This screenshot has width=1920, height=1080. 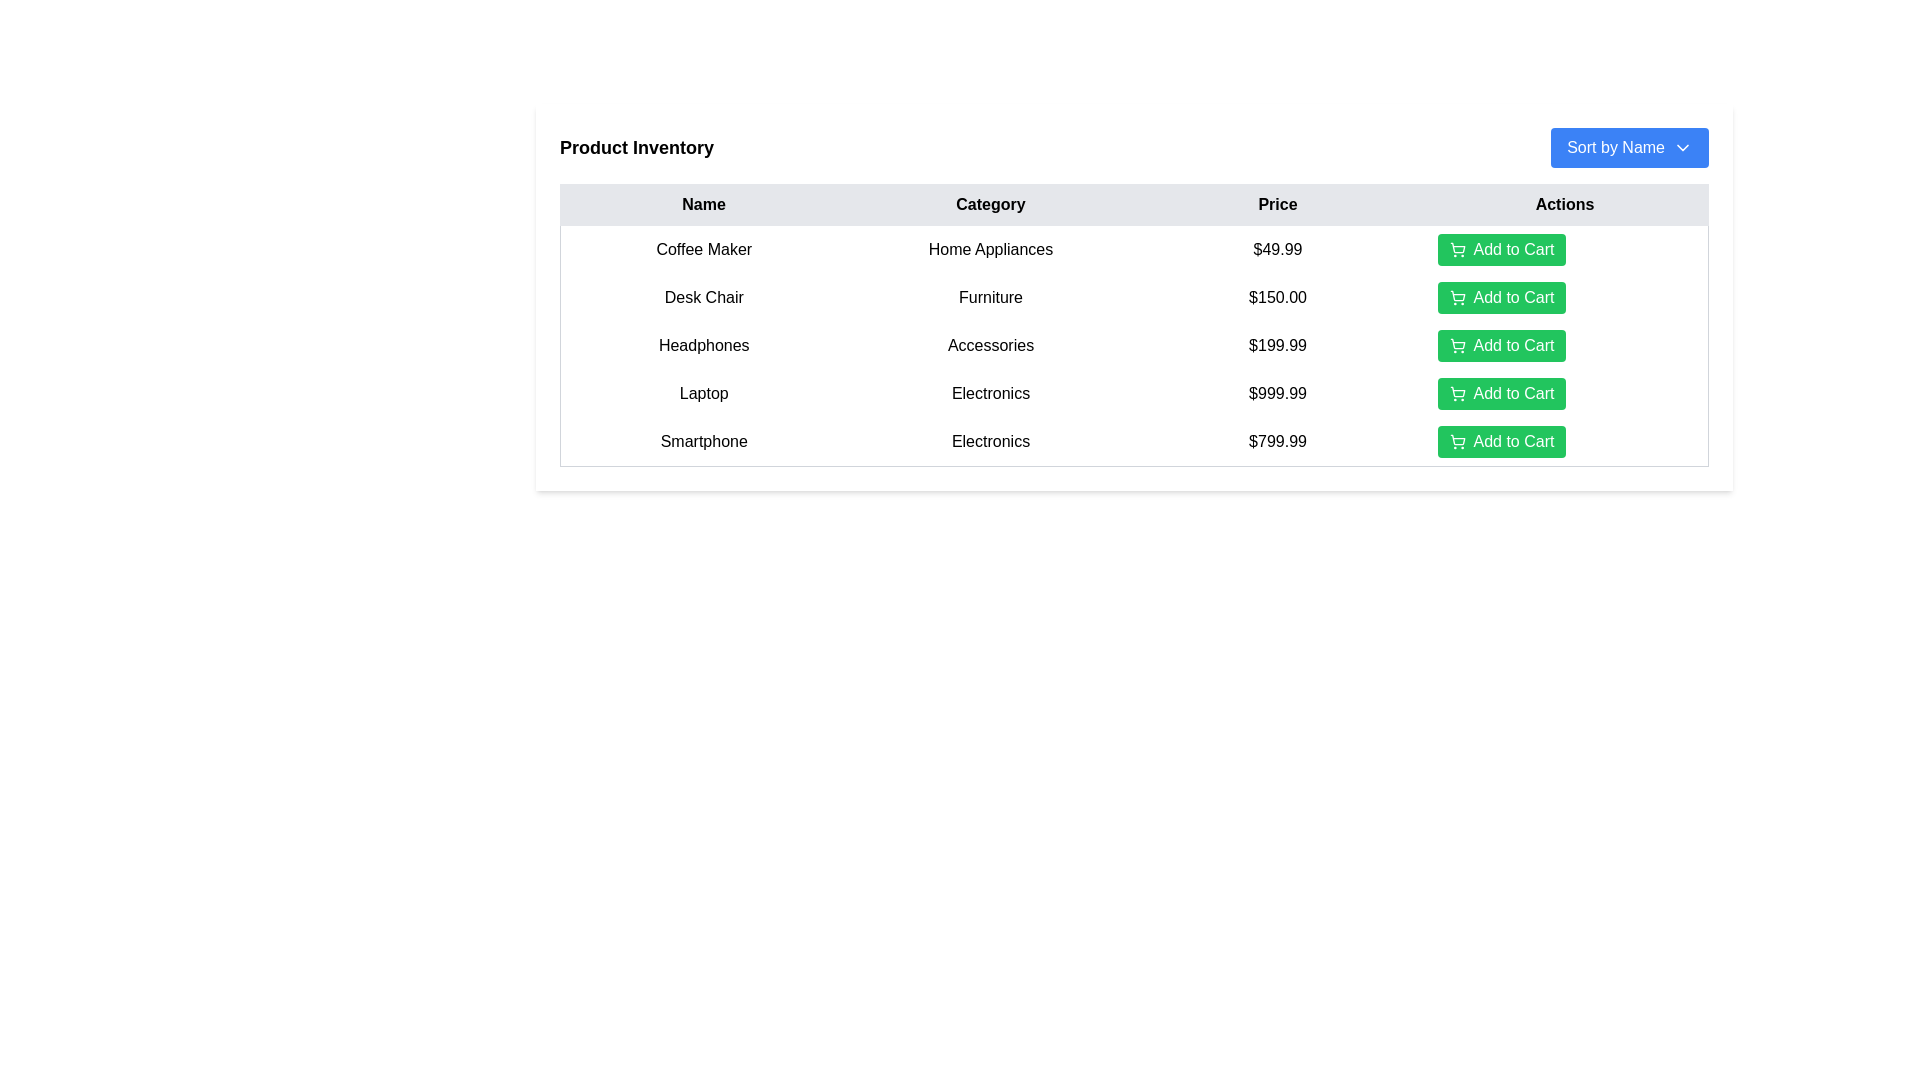 What do you see at coordinates (1457, 297) in the screenshot?
I see `the icon that indicates adding the 'Desk Chair' product to the shopping cart, located to the left of the green 'Add to Cart' button in the 'Actions' column` at bounding box center [1457, 297].